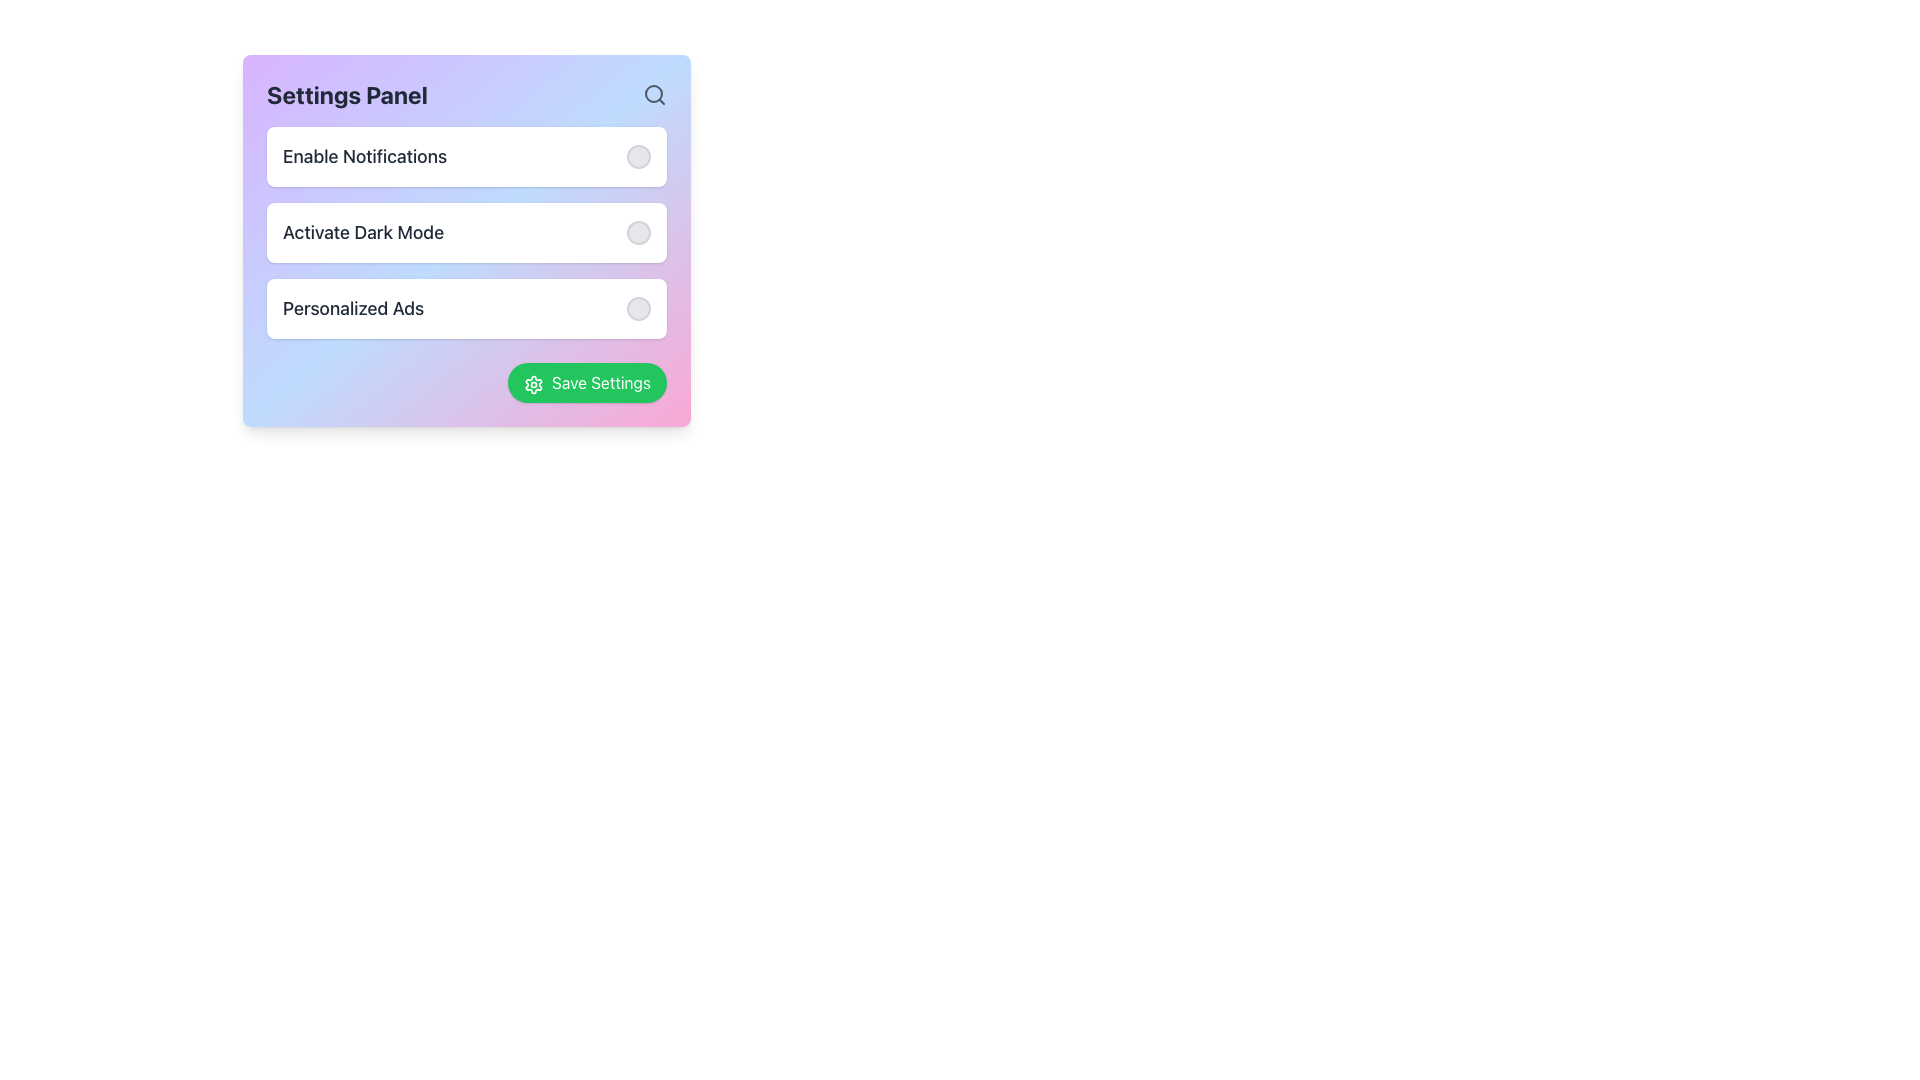 This screenshot has width=1920, height=1080. What do you see at coordinates (353, 308) in the screenshot?
I see `text label 'Personalized Ads' which is the third item in the Settings Panel to obtain information about the associated toggle` at bounding box center [353, 308].